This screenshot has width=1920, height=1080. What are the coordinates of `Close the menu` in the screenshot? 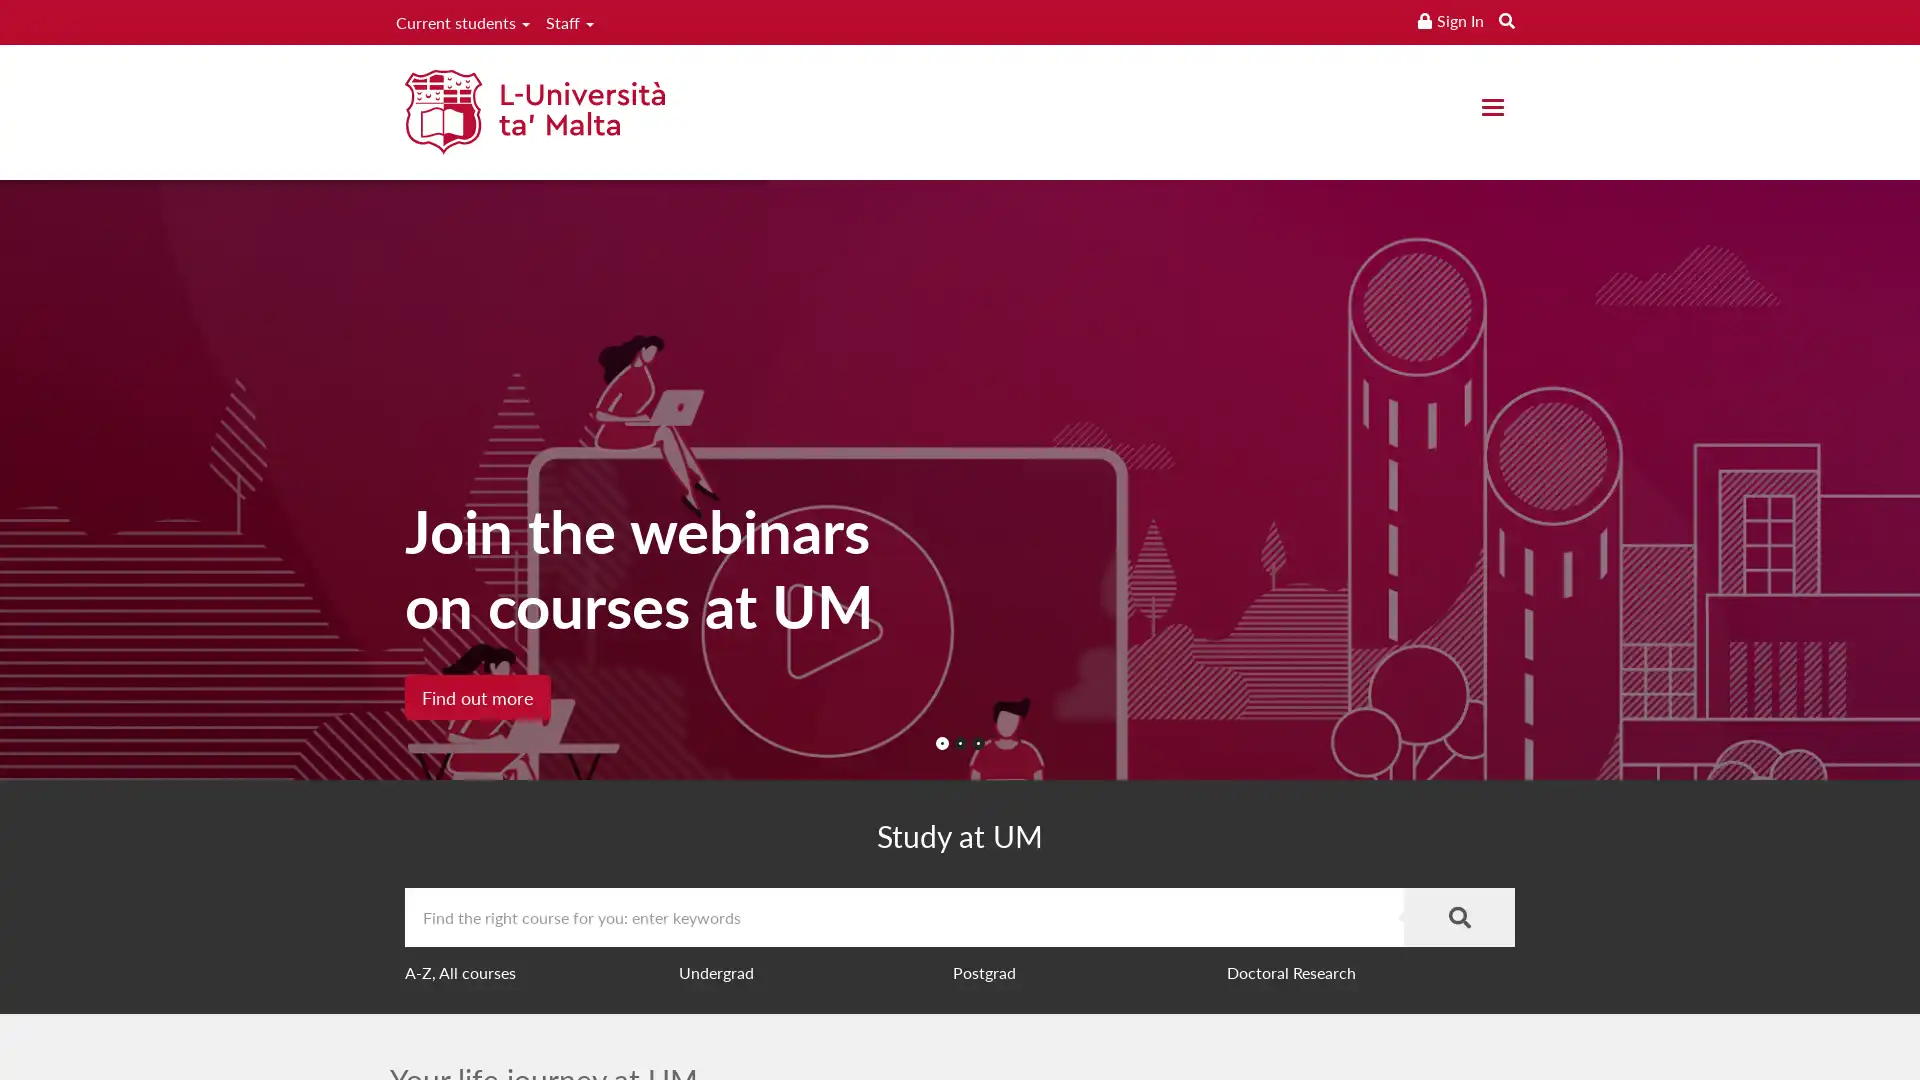 It's located at (1492, 107).